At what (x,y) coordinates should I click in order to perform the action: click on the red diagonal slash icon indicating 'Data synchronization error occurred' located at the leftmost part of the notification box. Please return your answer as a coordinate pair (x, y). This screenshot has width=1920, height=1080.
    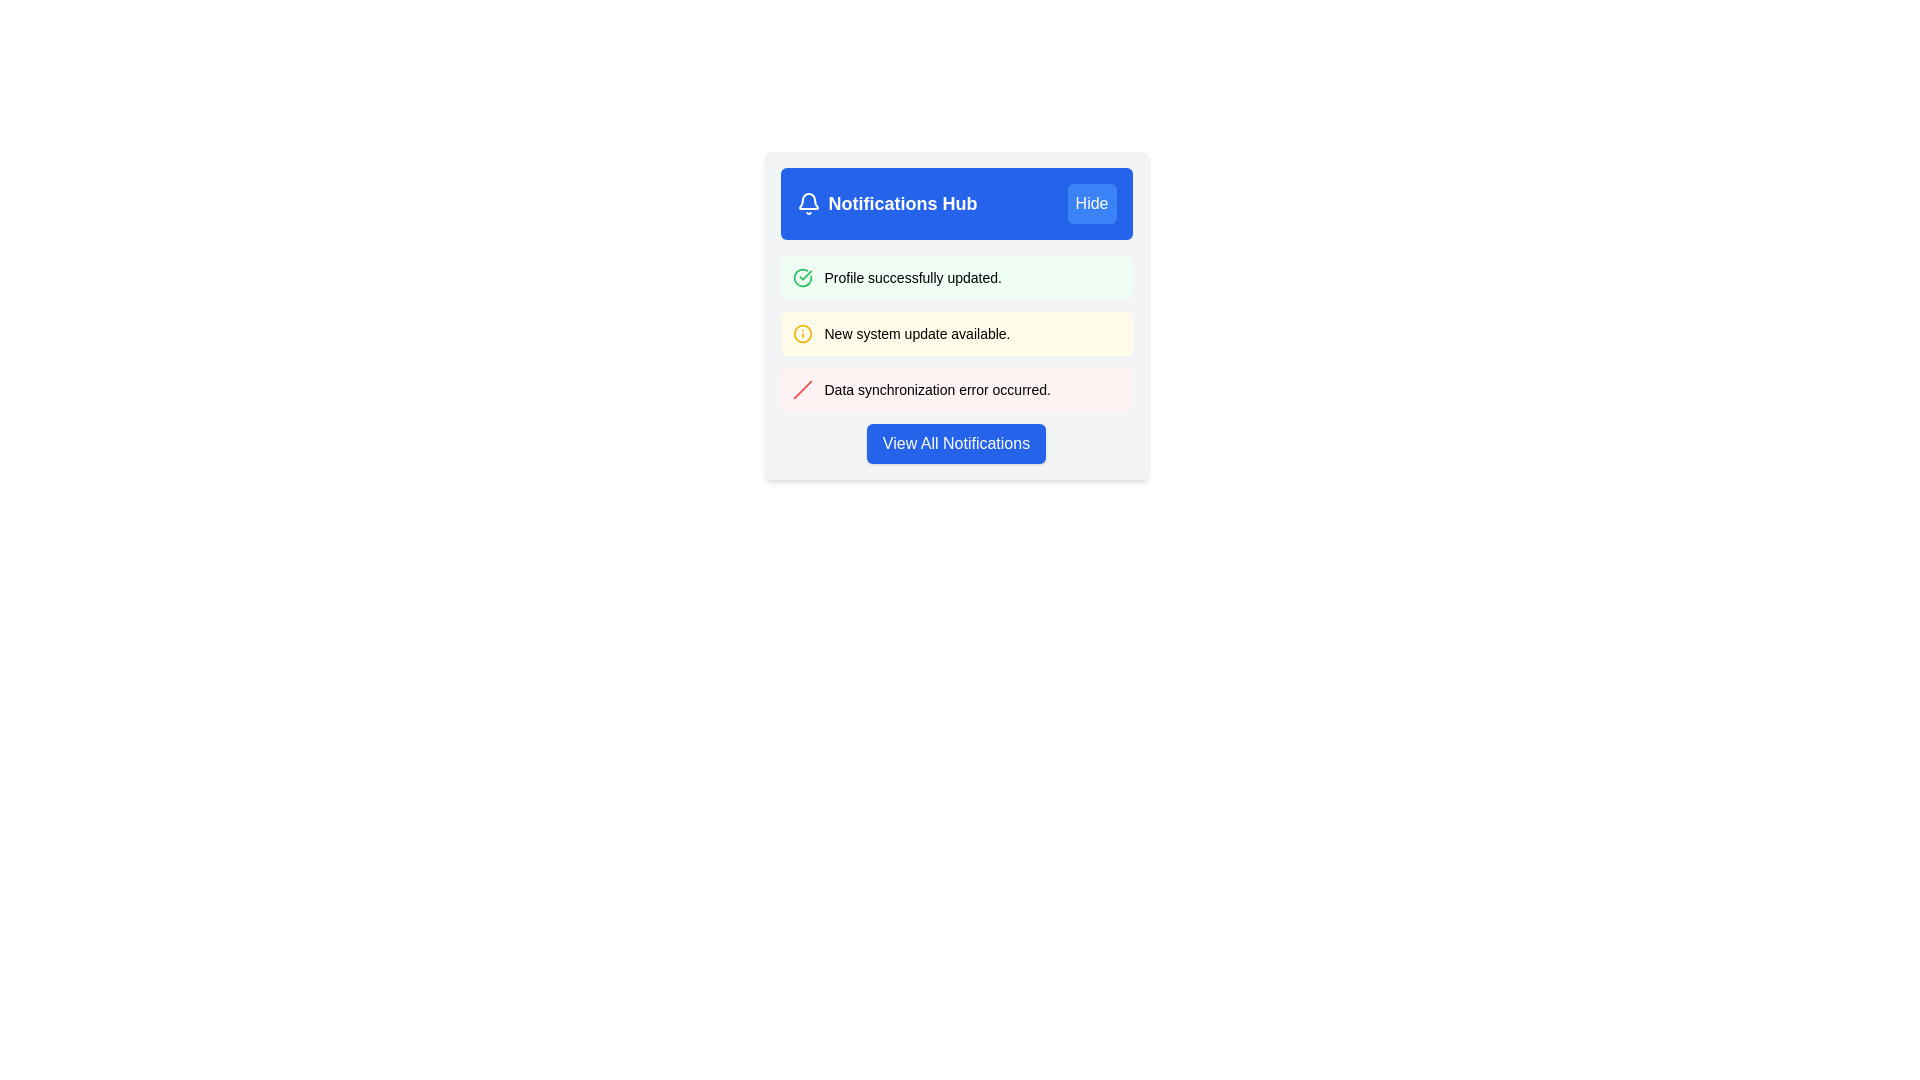
    Looking at the image, I should click on (802, 389).